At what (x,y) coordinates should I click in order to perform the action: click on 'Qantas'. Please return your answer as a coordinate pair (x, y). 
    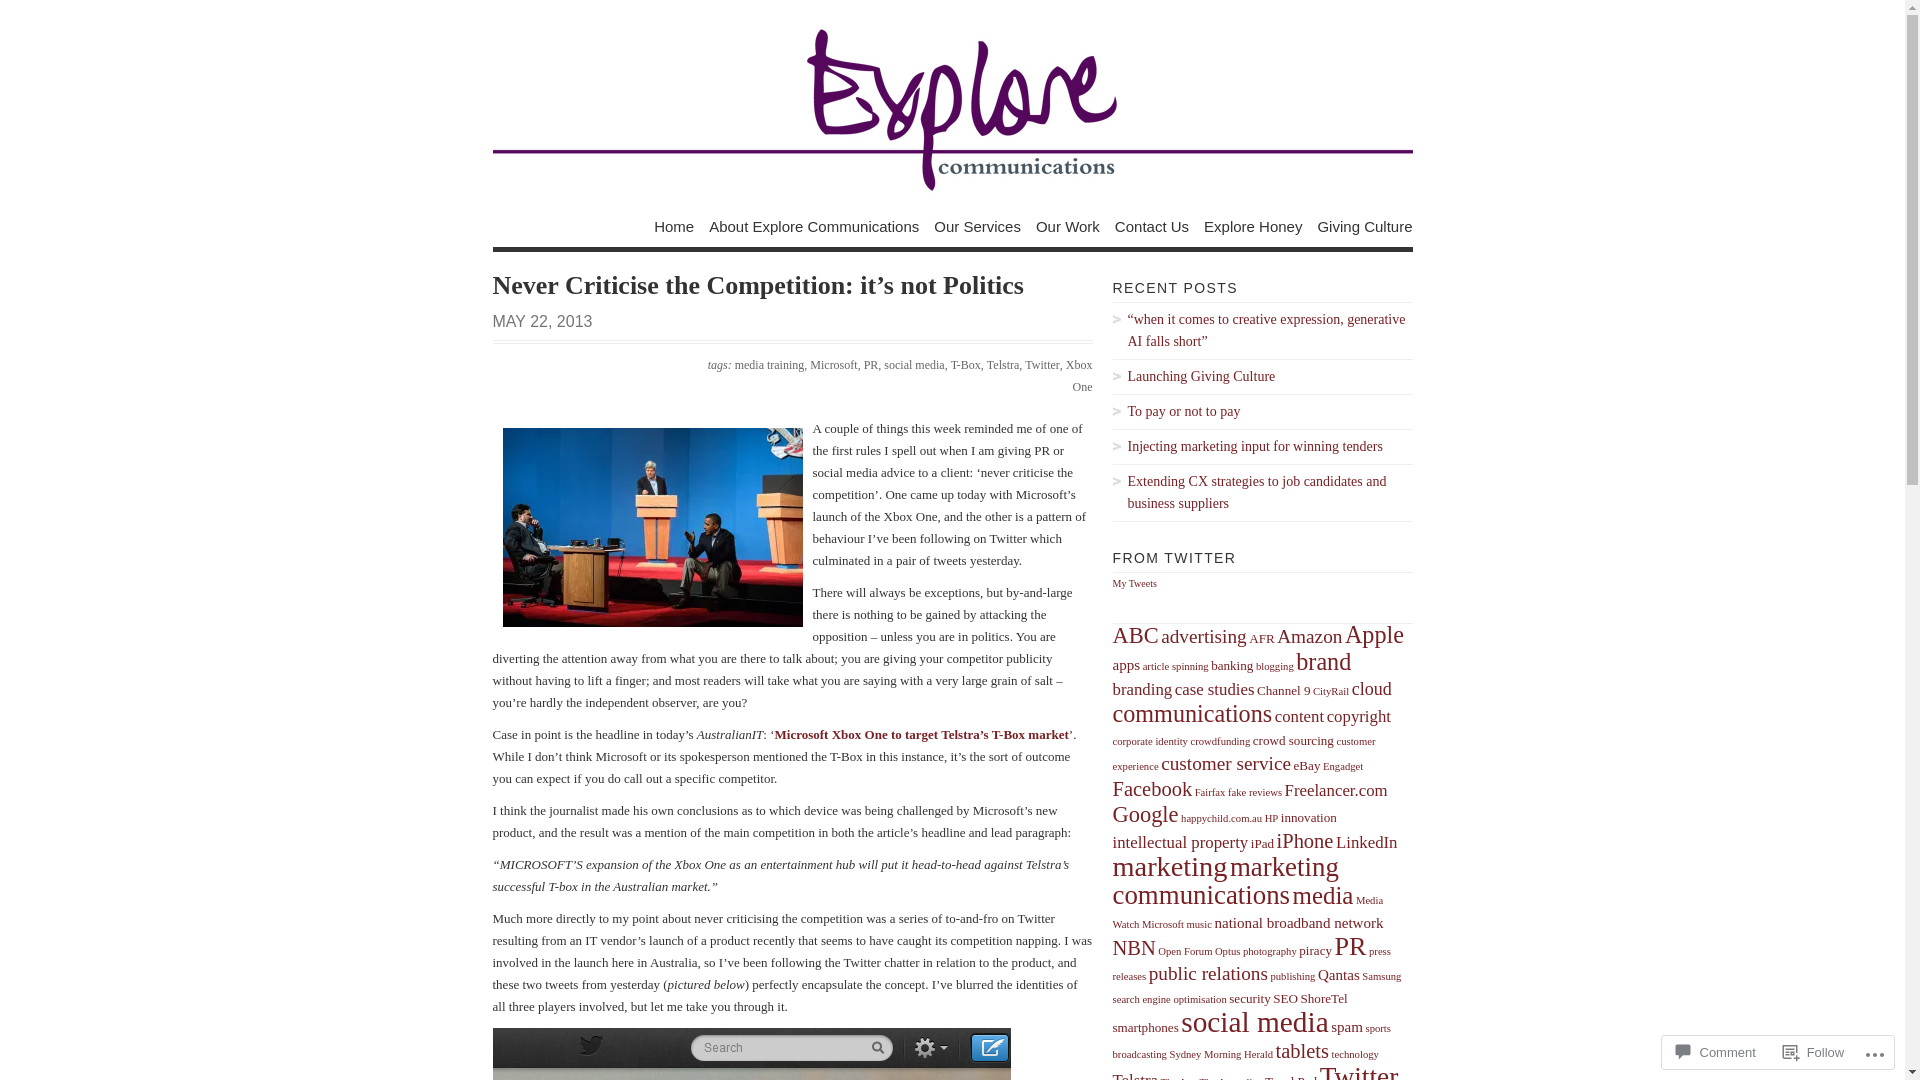
    Looking at the image, I should click on (1339, 974).